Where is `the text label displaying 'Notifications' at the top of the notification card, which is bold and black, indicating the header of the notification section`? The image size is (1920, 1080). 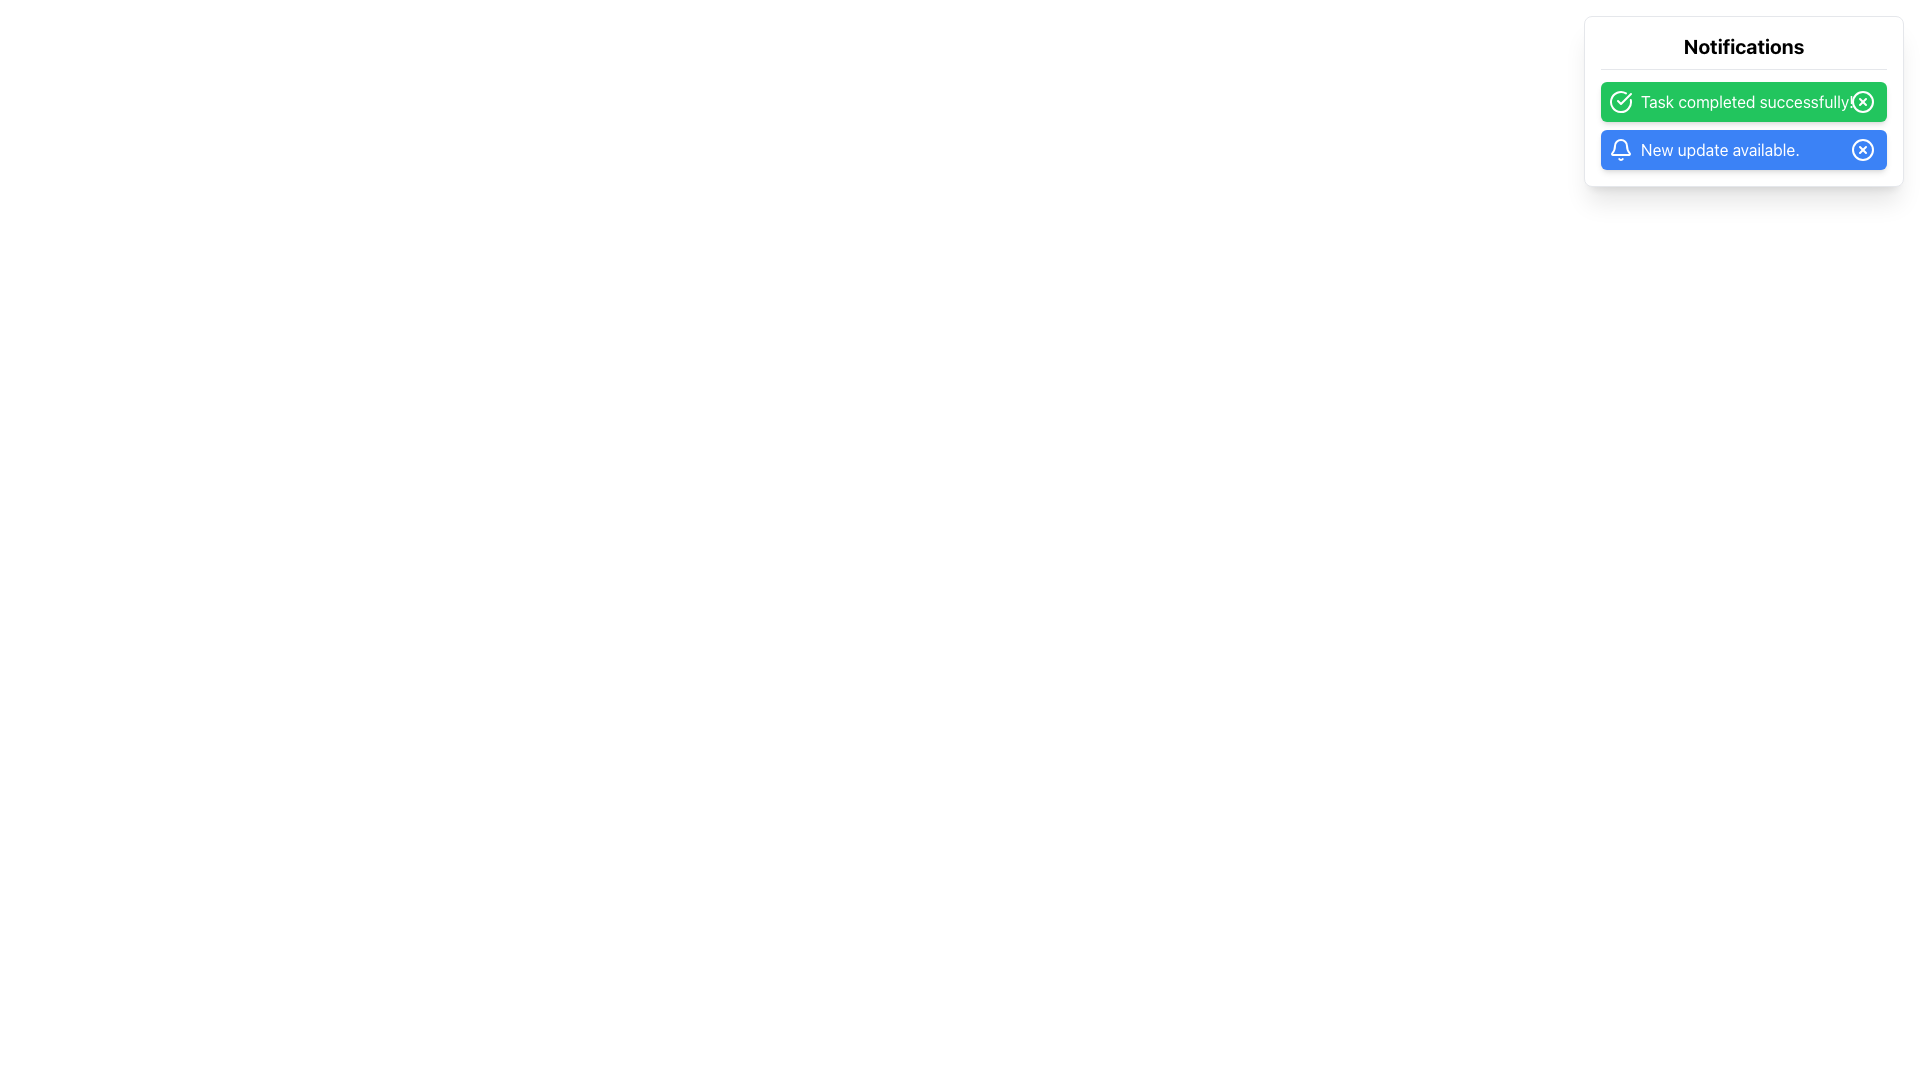
the text label displaying 'Notifications' at the top of the notification card, which is bold and black, indicating the header of the notification section is located at coordinates (1742, 49).